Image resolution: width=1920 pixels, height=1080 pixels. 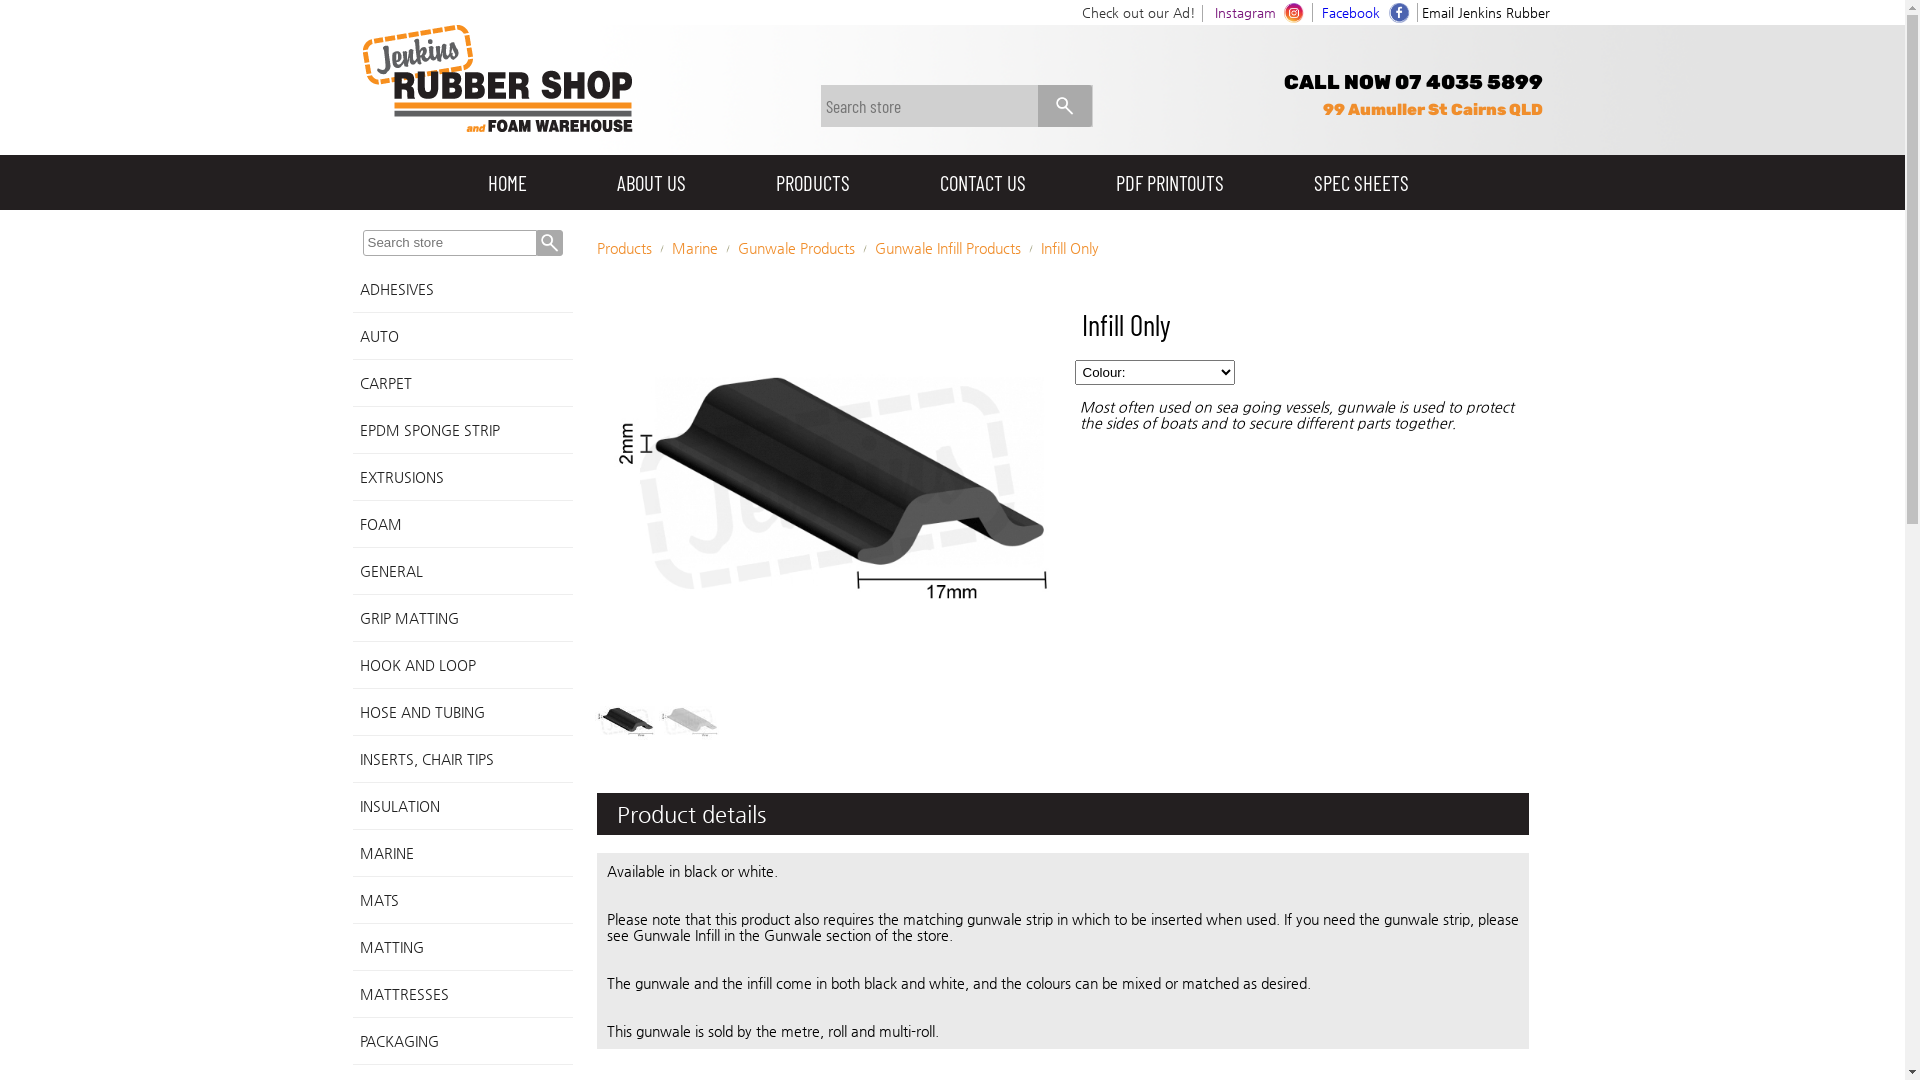 I want to click on 'MARINE', so click(x=460, y=853).